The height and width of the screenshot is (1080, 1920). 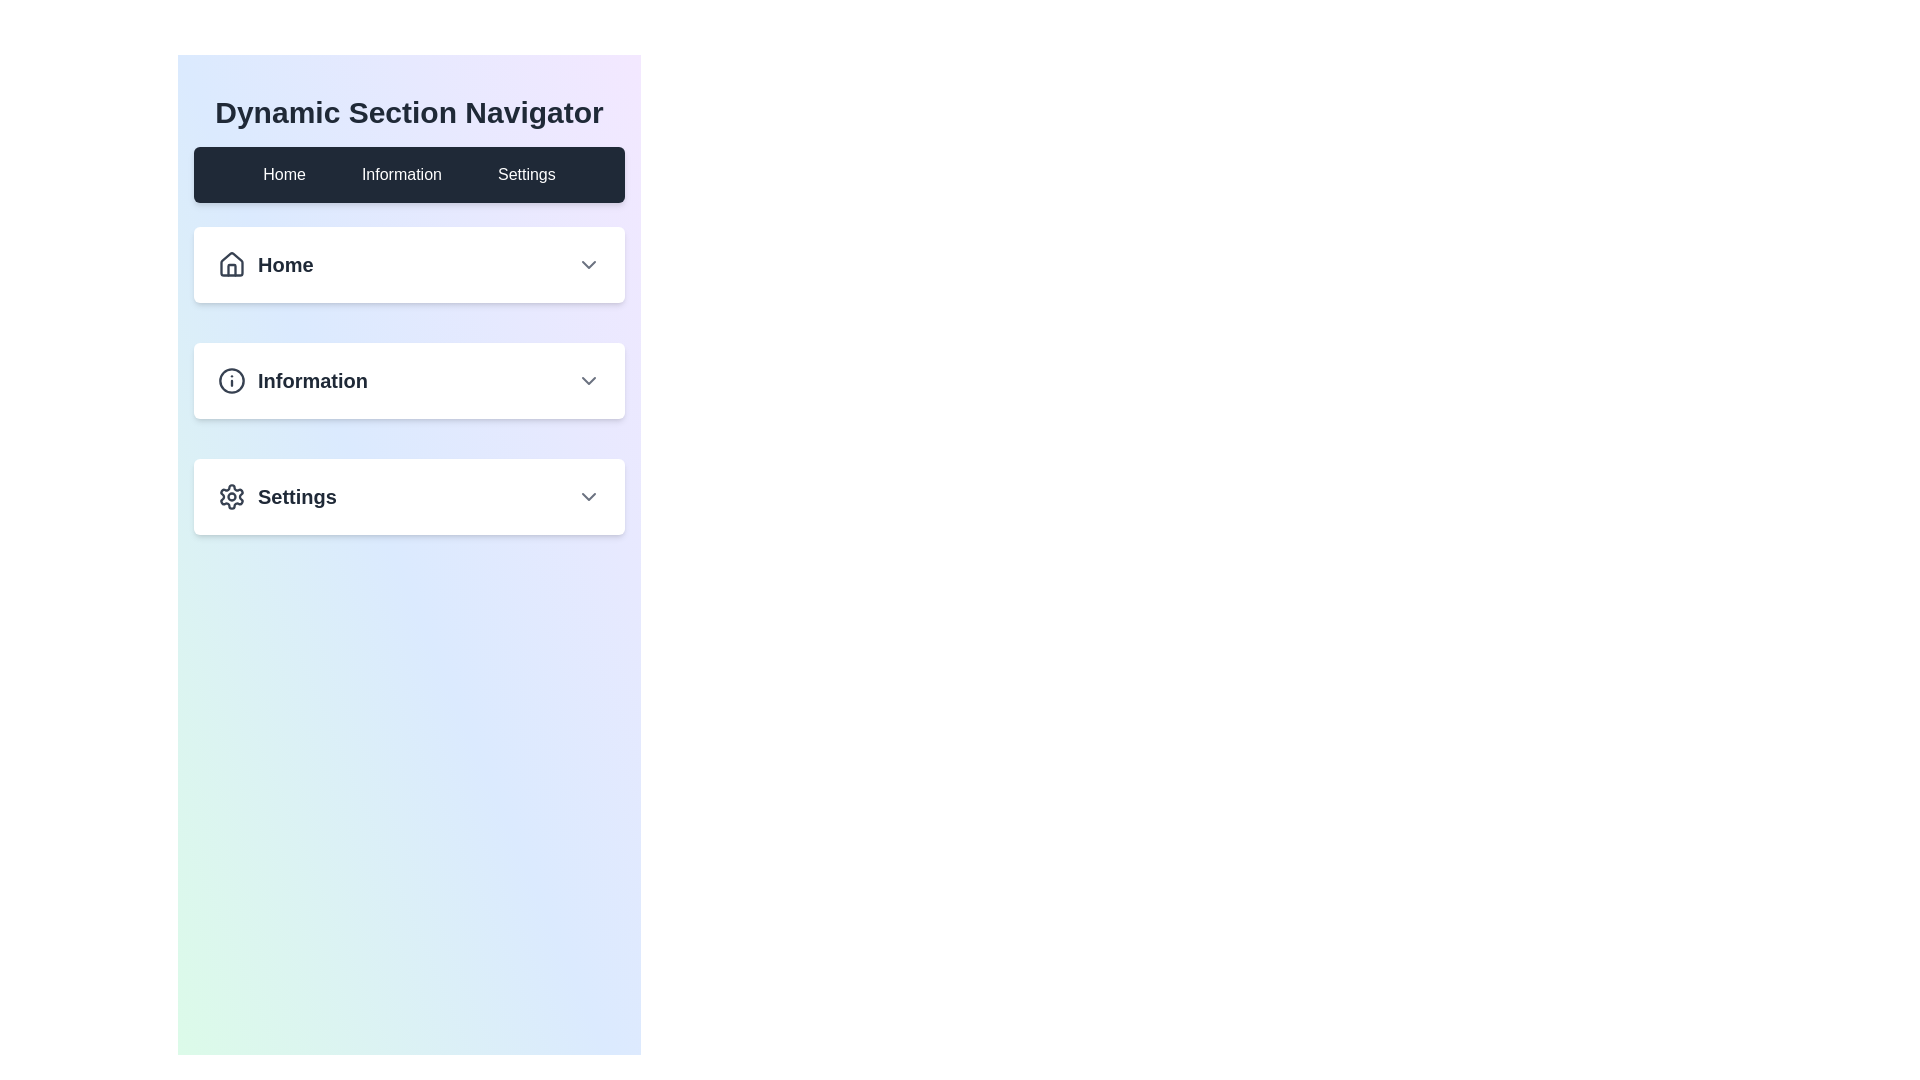 I want to click on 'Settings' label located in the third navigational option of the sidebar, directly below the 'Information' section, to understand its purpose, so click(x=296, y=496).